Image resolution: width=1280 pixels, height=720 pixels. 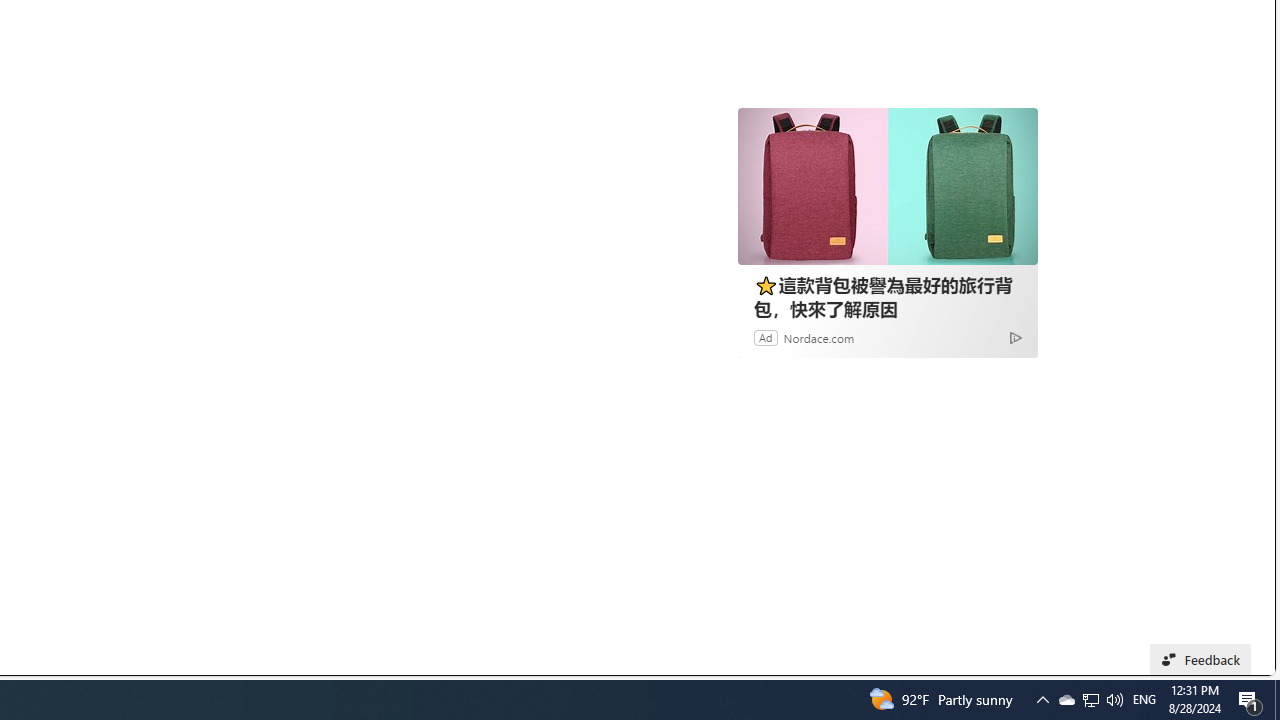 What do you see at coordinates (765, 336) in the screenshot?
I see `'Ad'` at bounding box center [765, 336].